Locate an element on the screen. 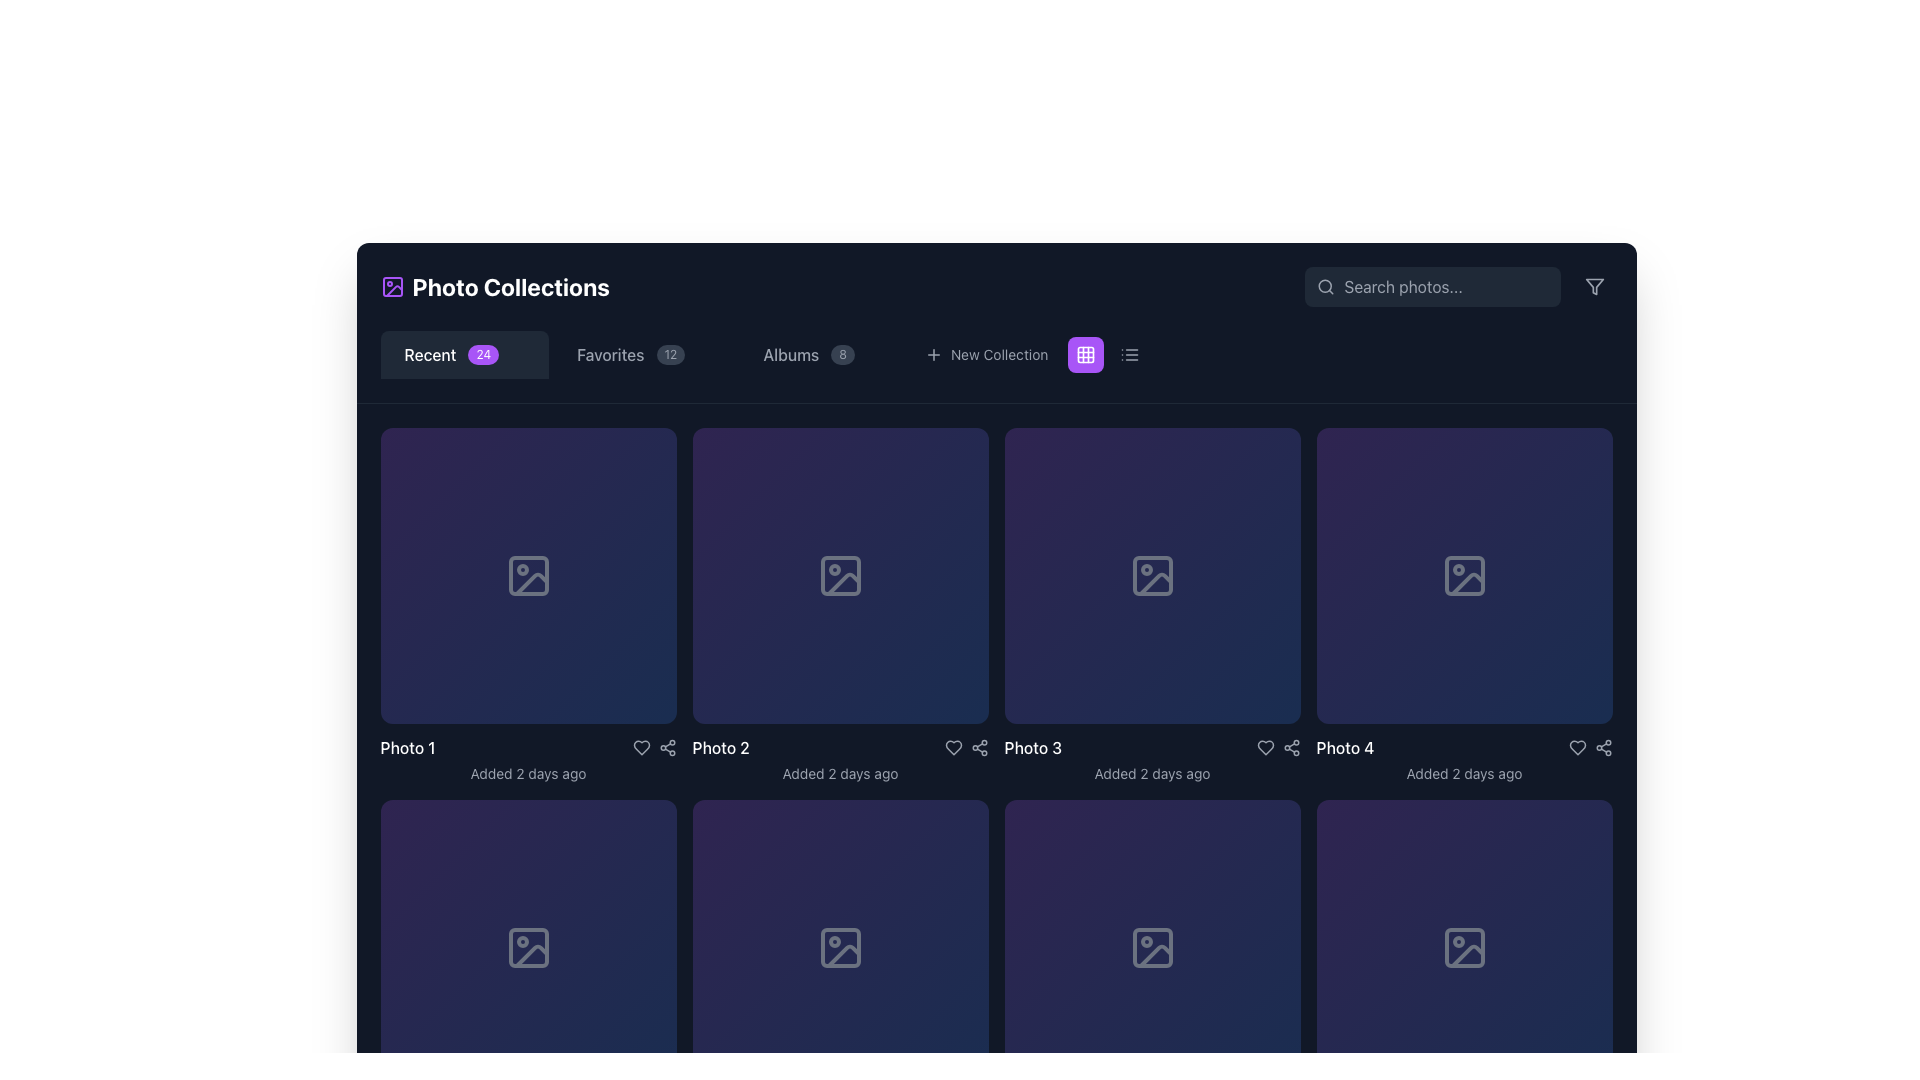 Image resolution: width=1920 pixels, height=1080 pixels. the view mode toggle button located next to a purple background element with a grid icon in the horizontal toolbar at the top center of the page is located at coordinates (1130, 353).